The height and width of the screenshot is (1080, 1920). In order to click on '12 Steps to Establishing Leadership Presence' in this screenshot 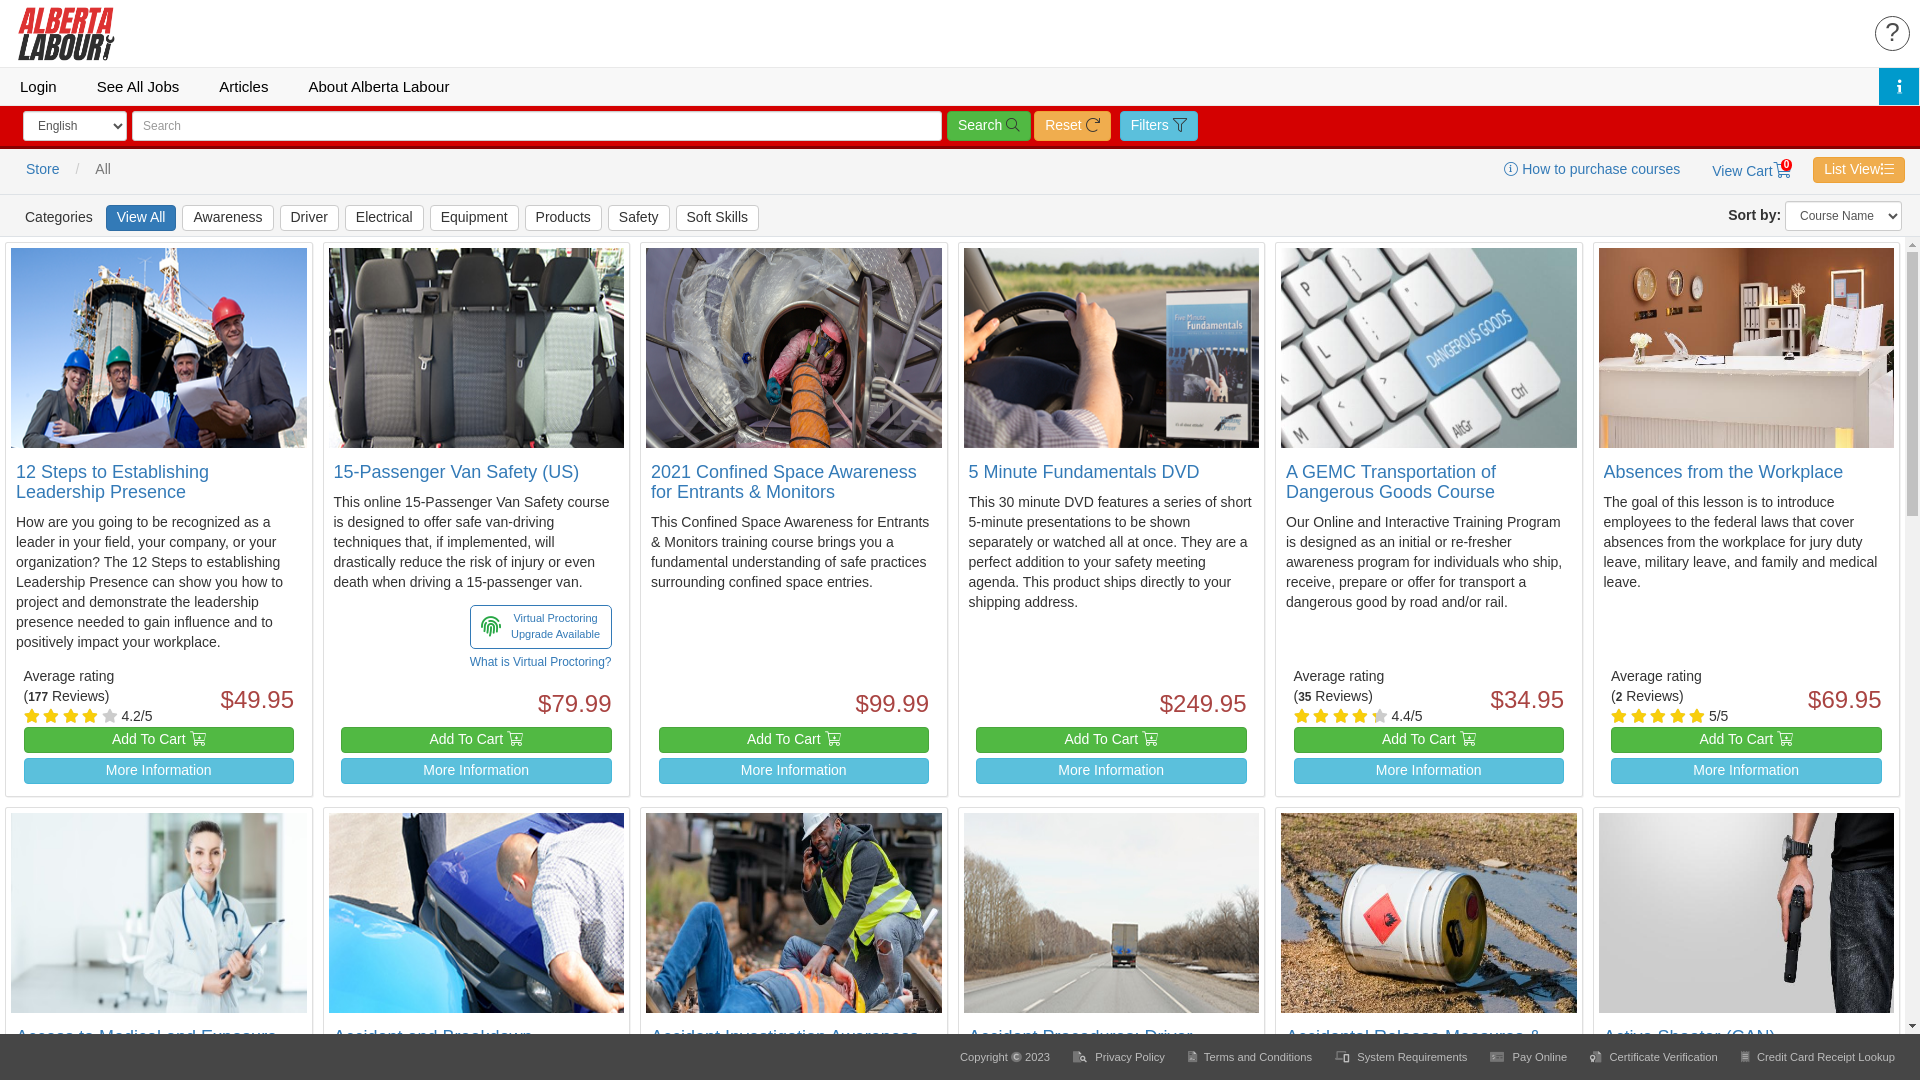, I will do `click(111, 482)`.